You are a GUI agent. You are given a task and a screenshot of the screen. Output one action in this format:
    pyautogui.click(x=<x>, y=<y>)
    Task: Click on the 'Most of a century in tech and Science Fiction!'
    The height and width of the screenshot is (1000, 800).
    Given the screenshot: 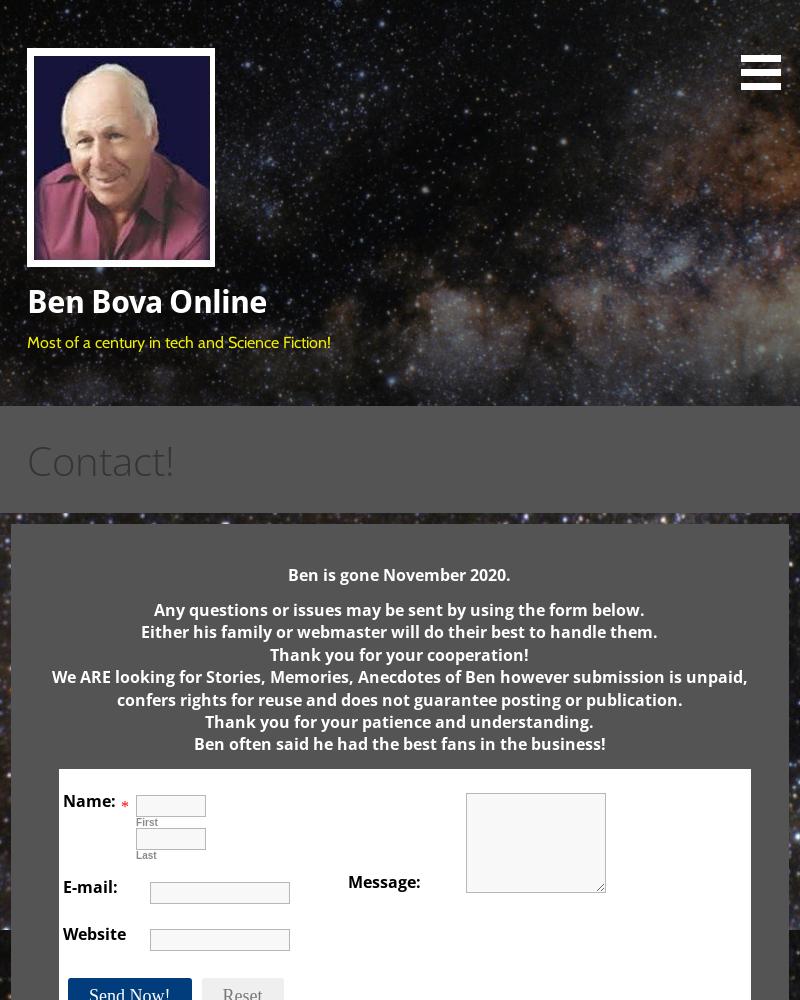 What is the action you would take?
    pyautogui.click(x=178, y=340)
    